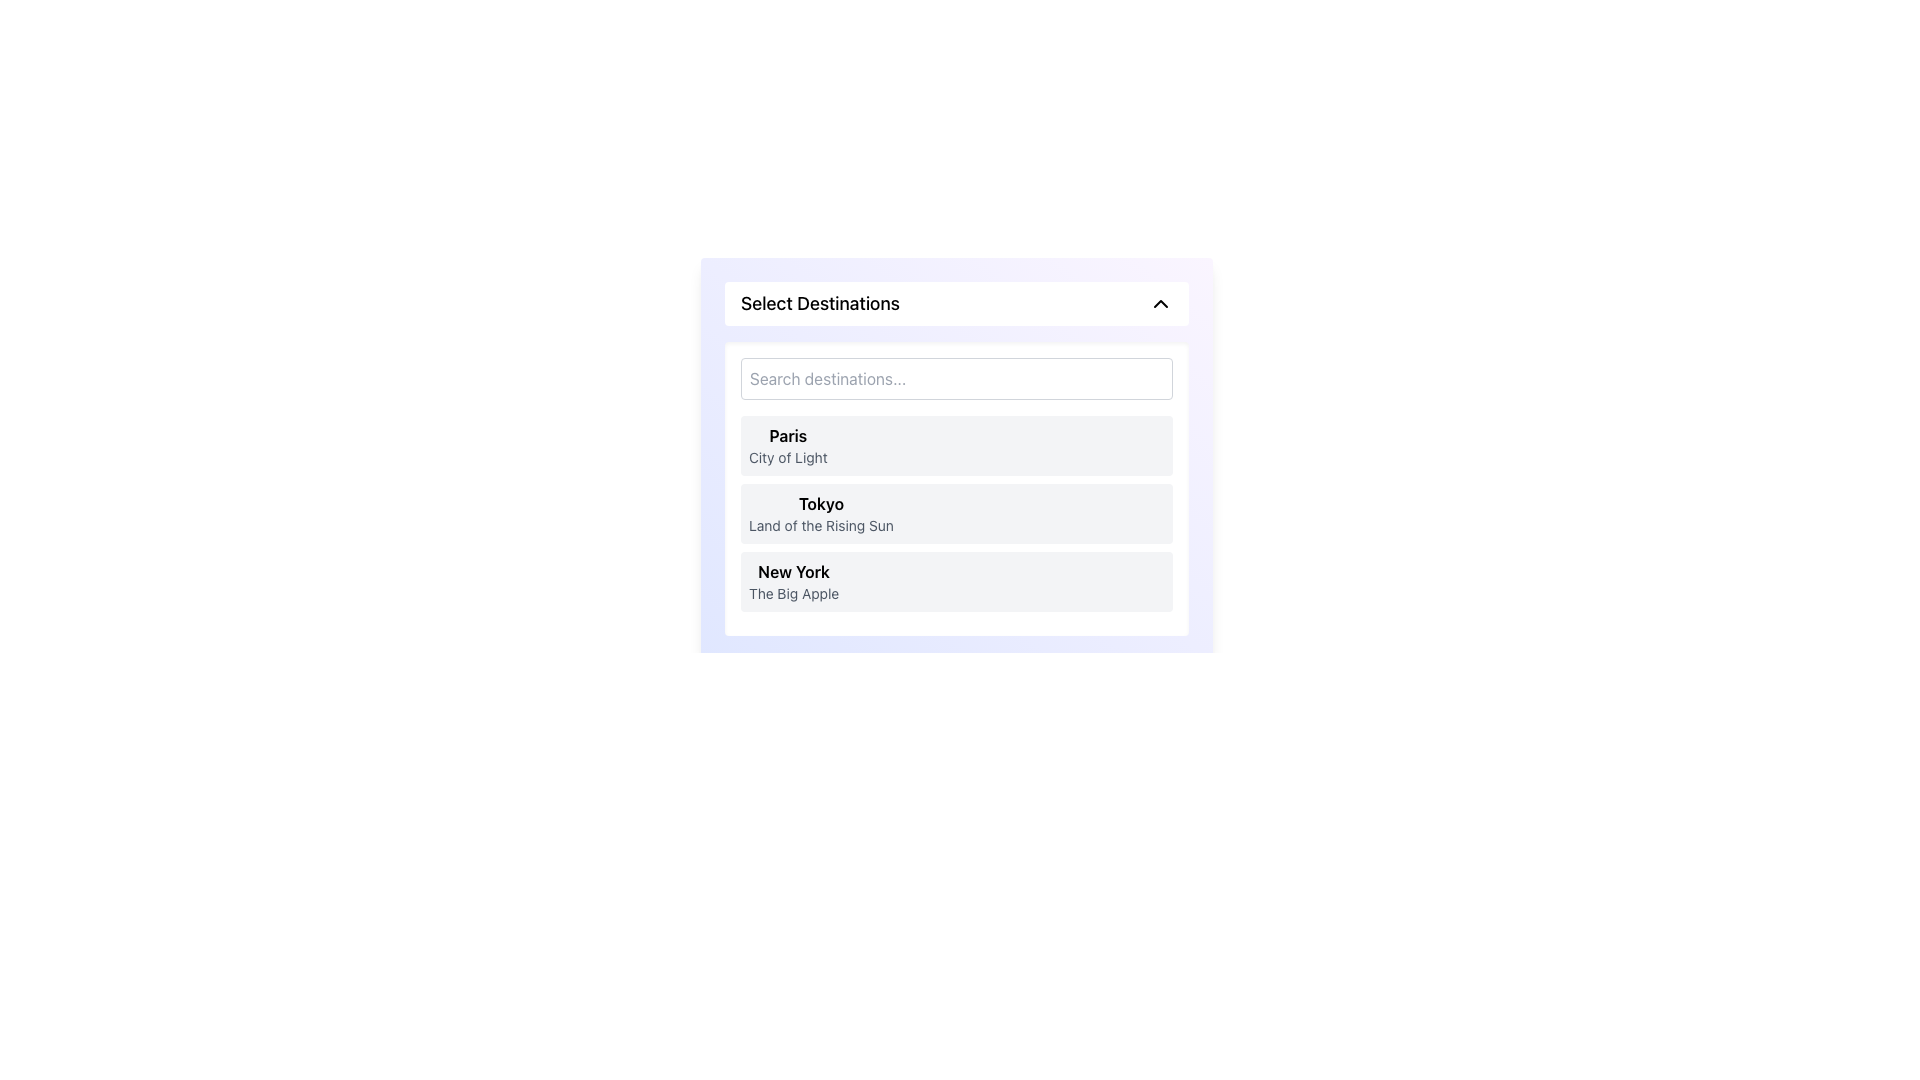  Describe the element at coordinates (793, 571) in the screenshot. I see `the 'New York' text label in the dropdown menu under 'Select Destinations', which is the first line of text in the third item of the dropdown list` at that location.